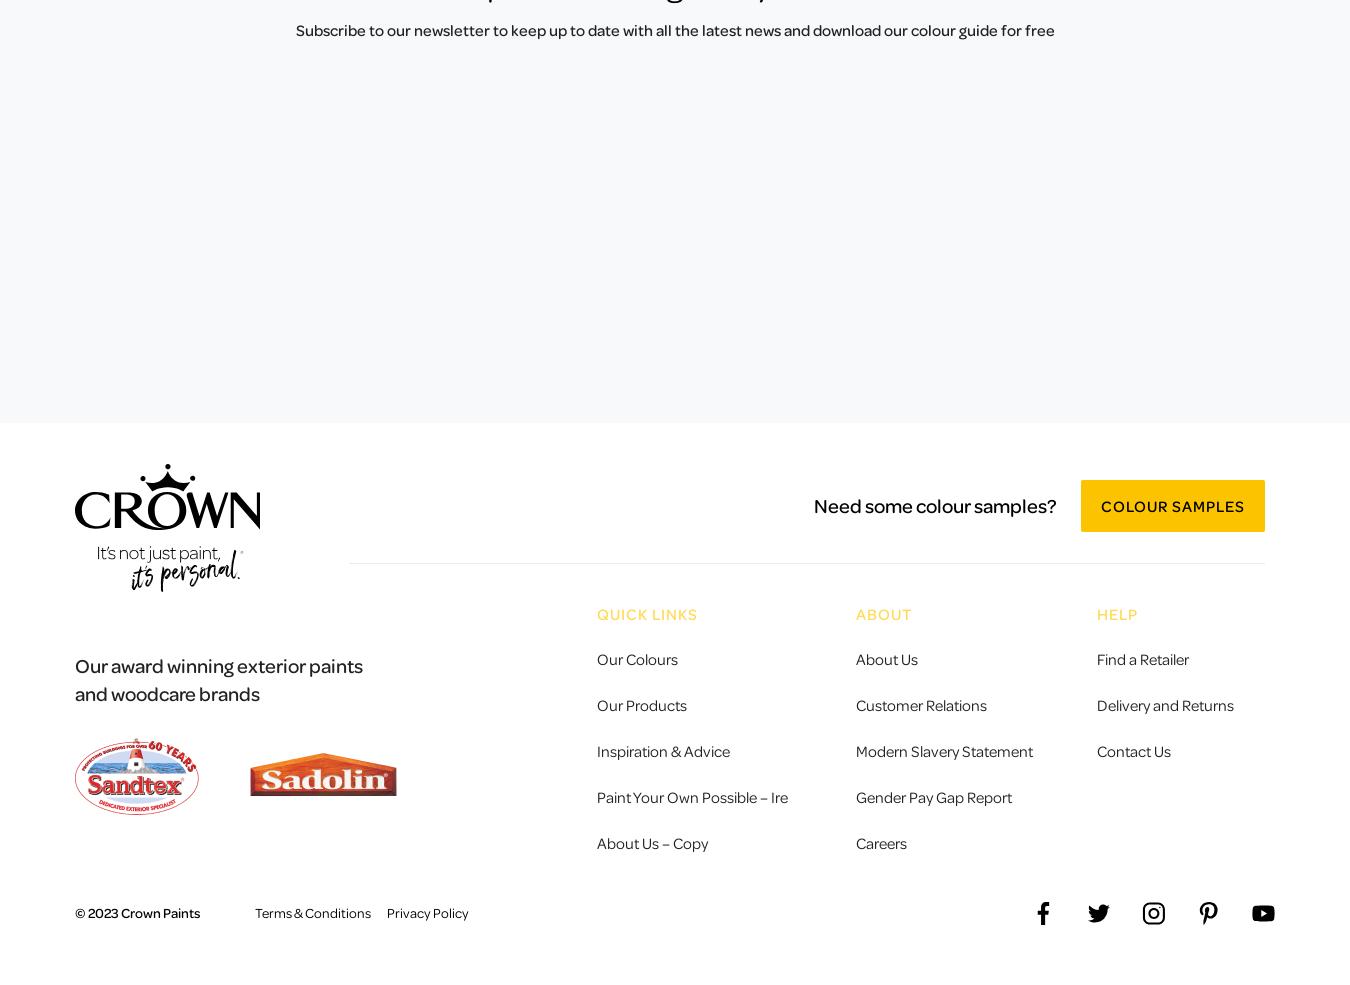 Image resolution: width=1350 pixels, height=985 pixels. I want to click on 'Colour Samples', so click(1170, 505).